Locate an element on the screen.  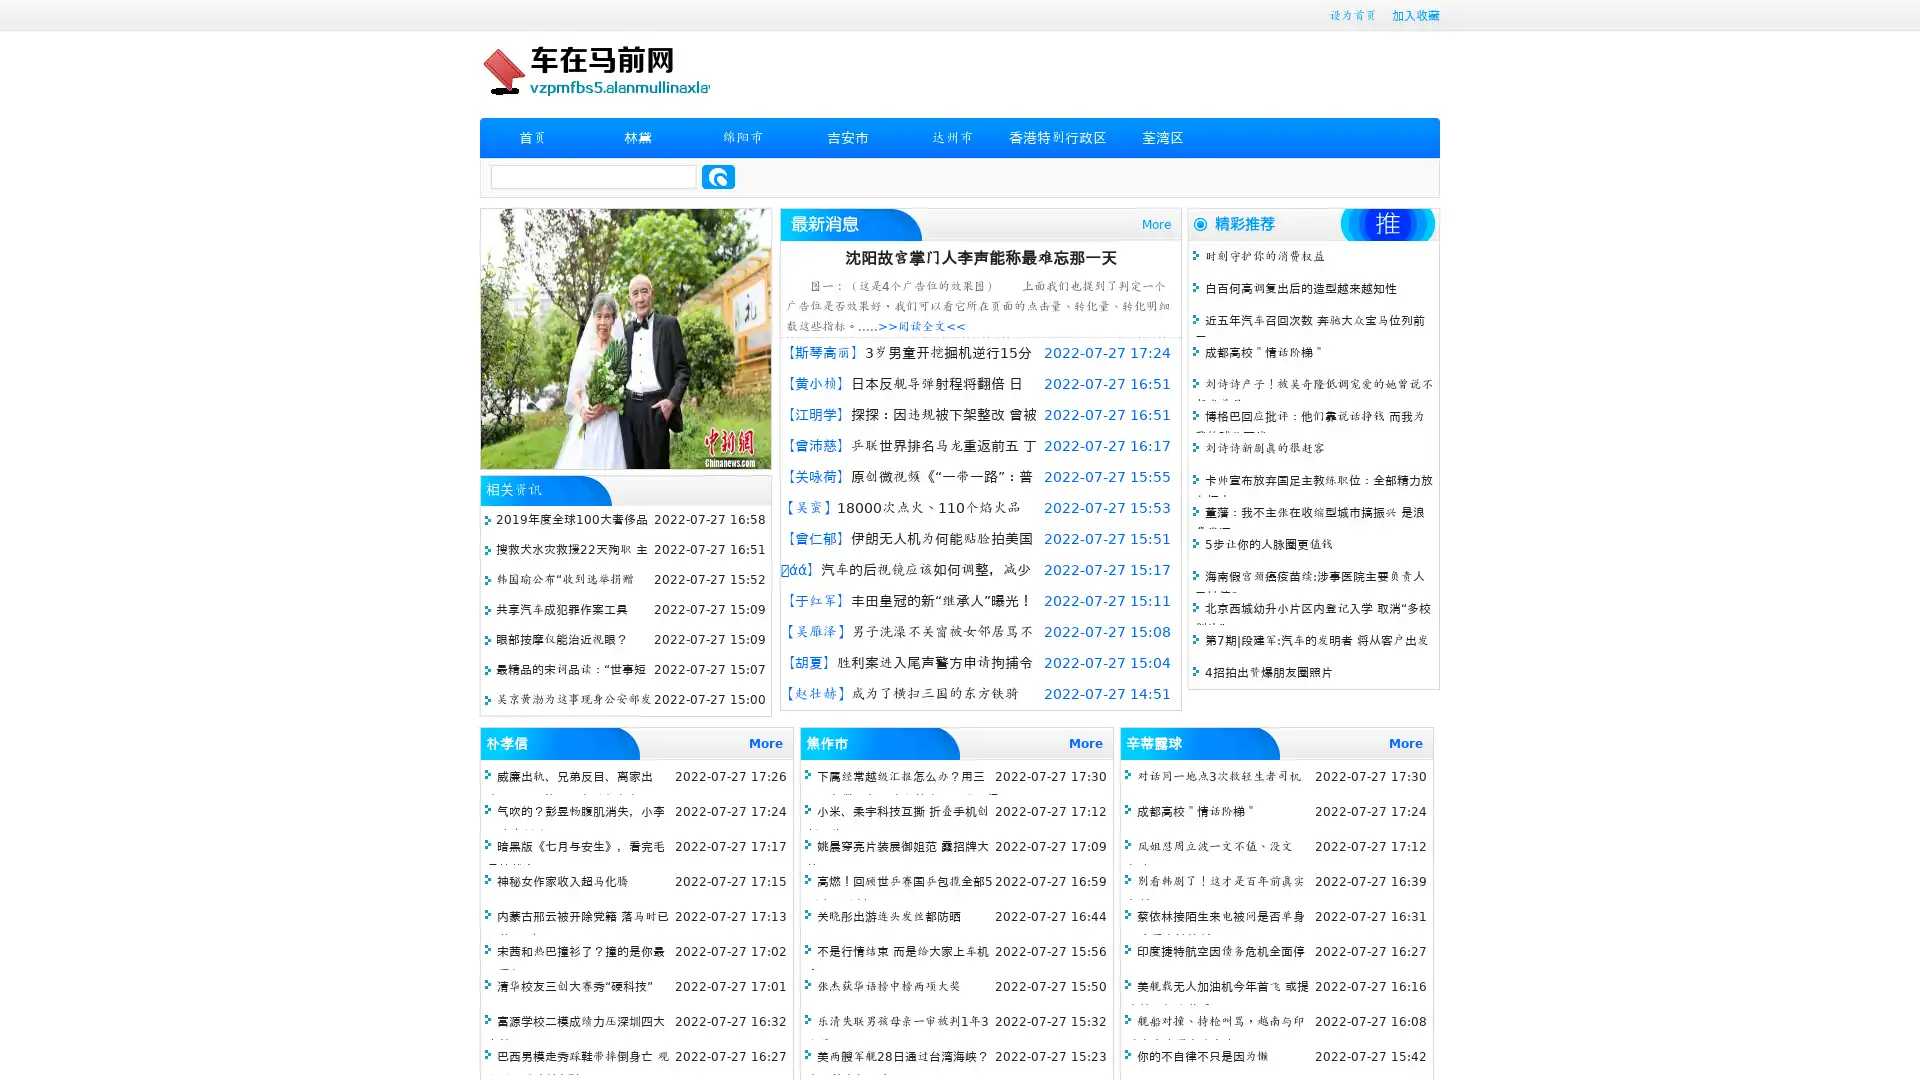
Search is located at coordinates (718, 176).